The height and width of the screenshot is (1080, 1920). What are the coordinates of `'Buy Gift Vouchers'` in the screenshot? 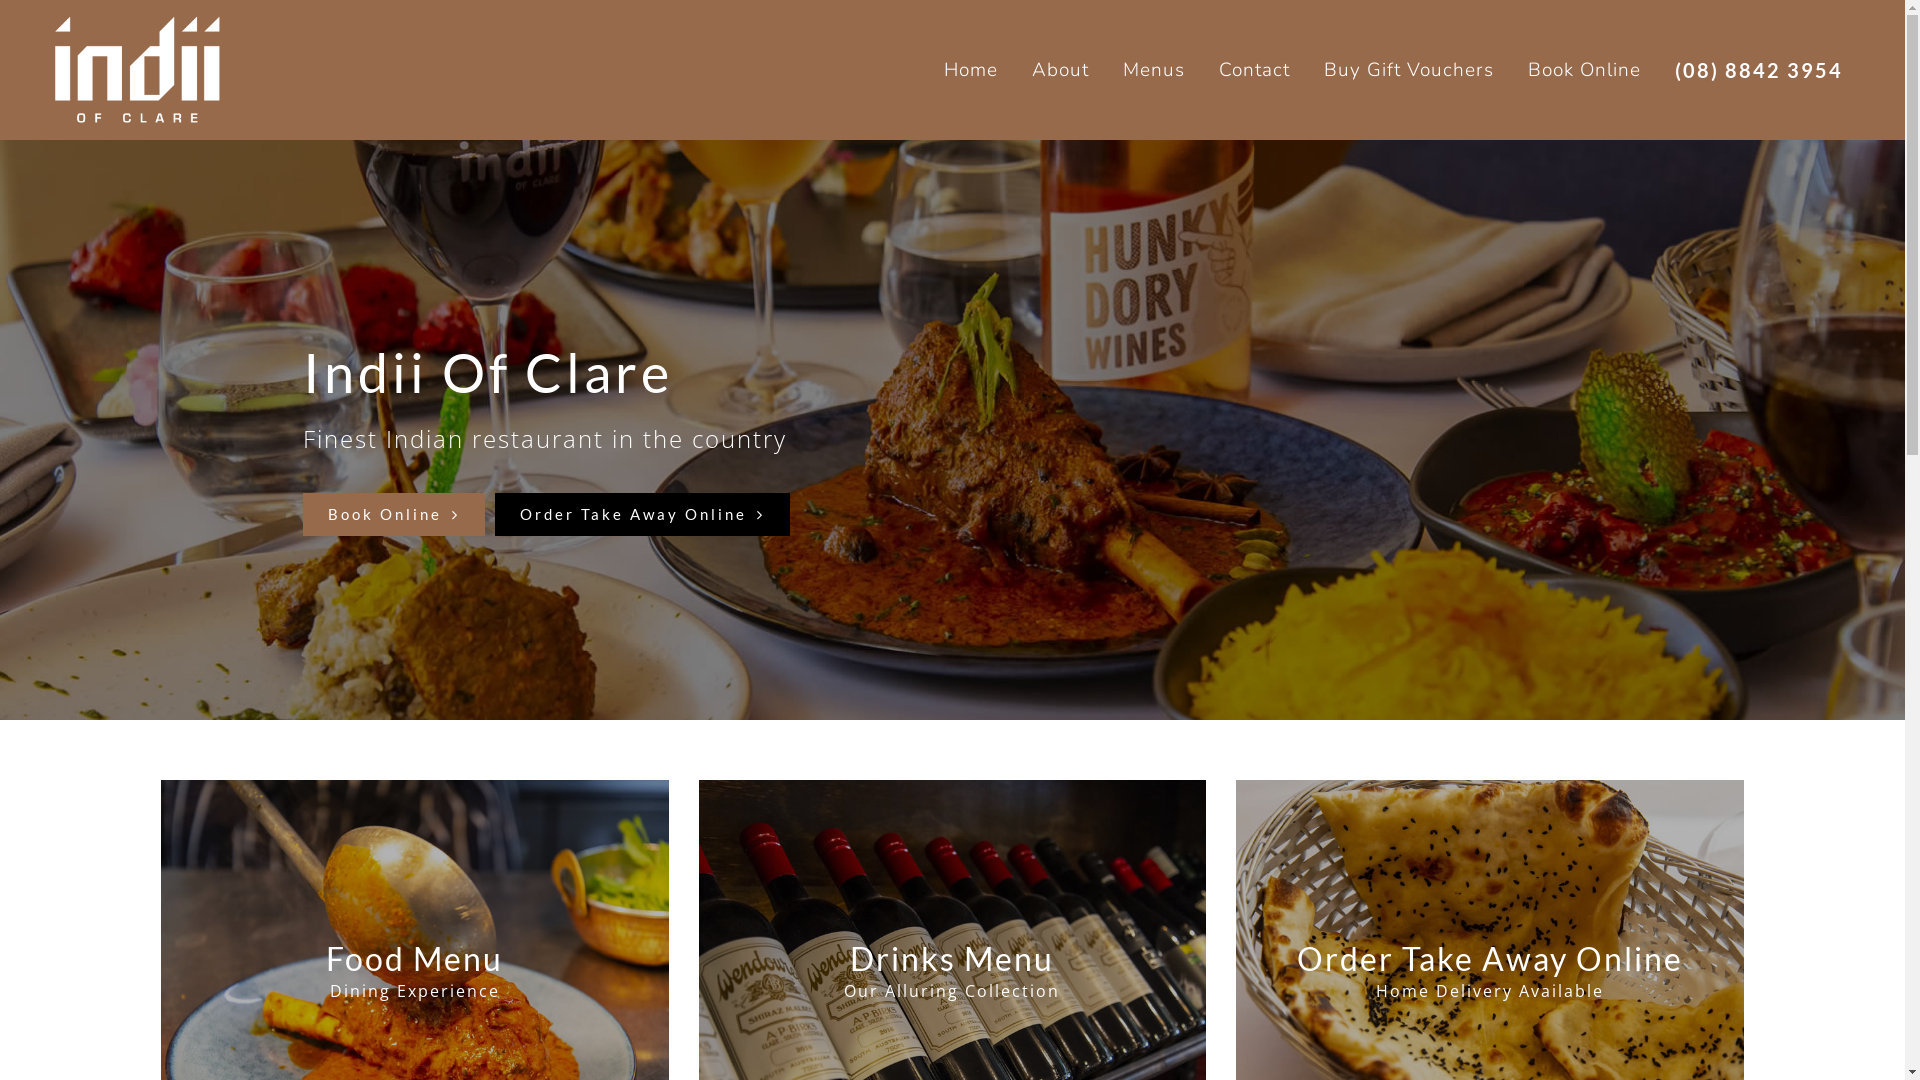 It's located at (1306, 68).